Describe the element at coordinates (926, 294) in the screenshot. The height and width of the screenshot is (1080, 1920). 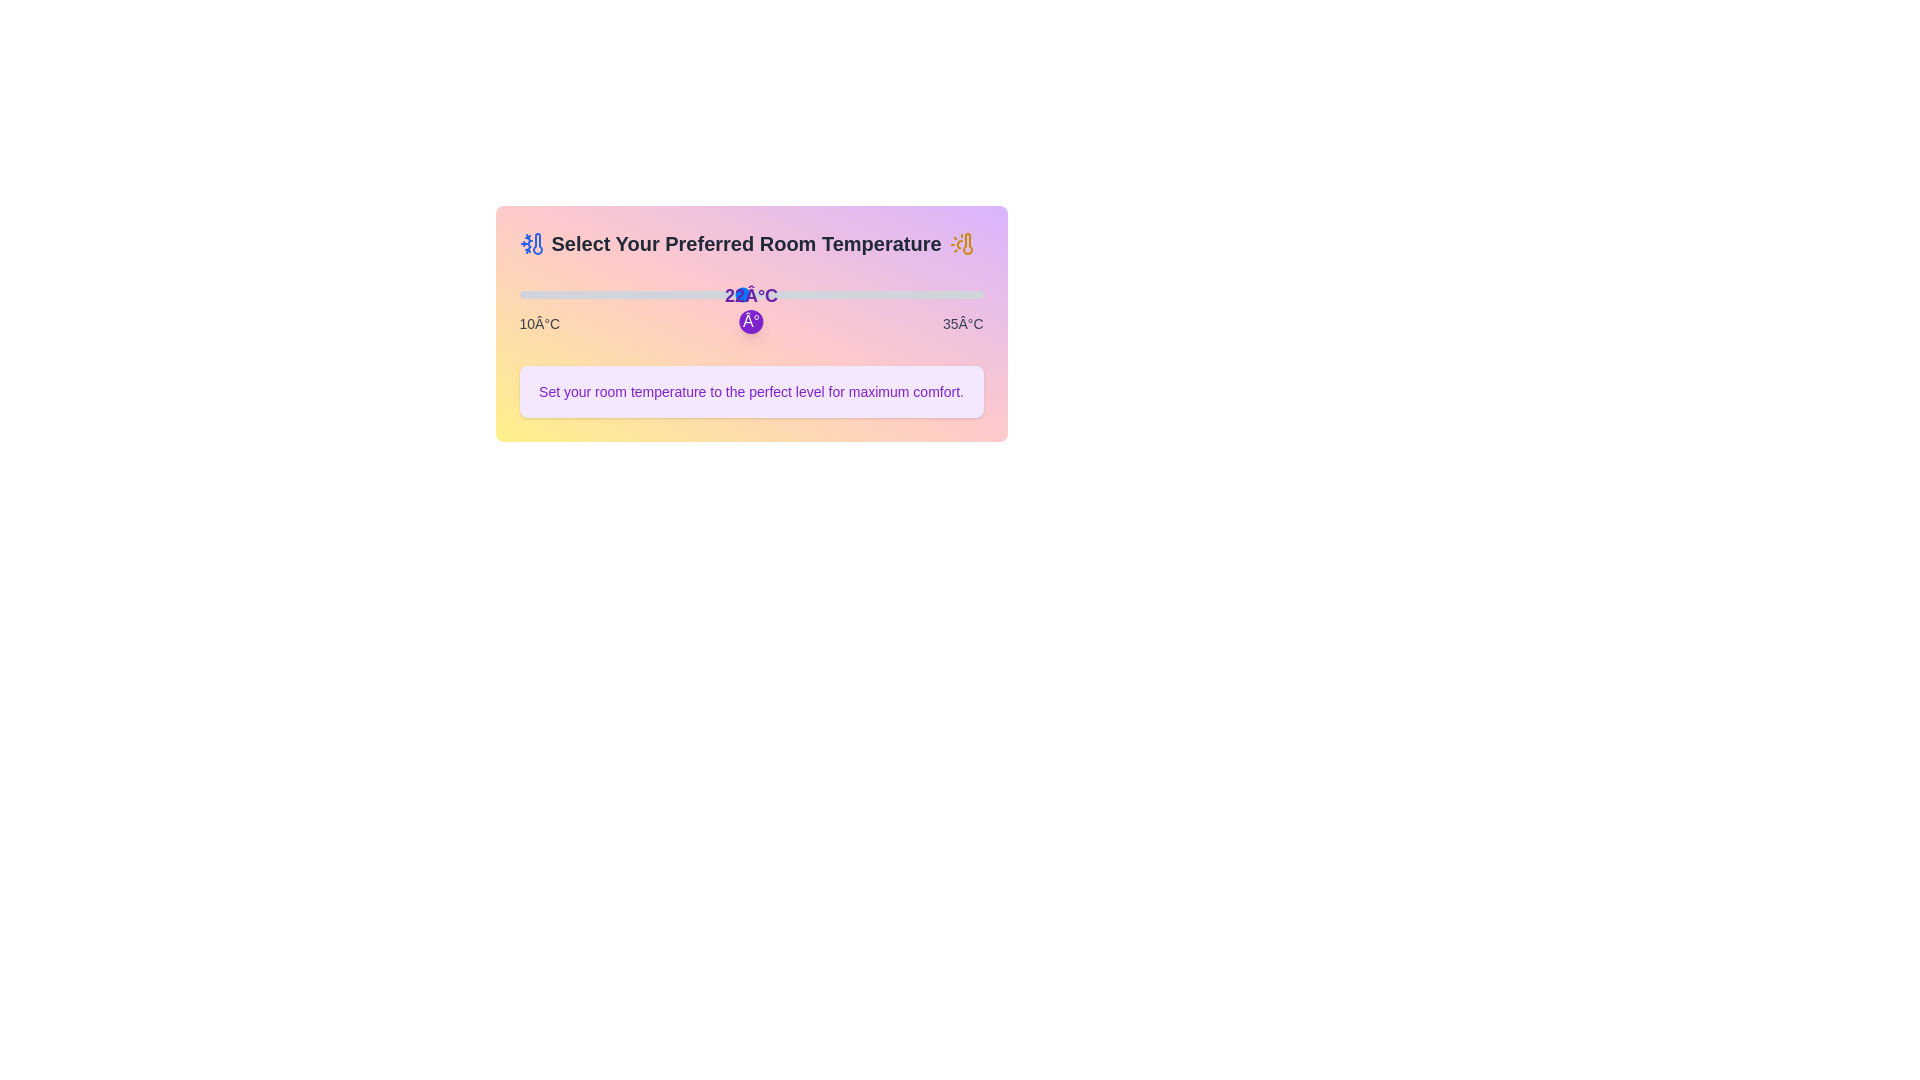
I see `the temperature to 32°C by dragging the slider` at that location.